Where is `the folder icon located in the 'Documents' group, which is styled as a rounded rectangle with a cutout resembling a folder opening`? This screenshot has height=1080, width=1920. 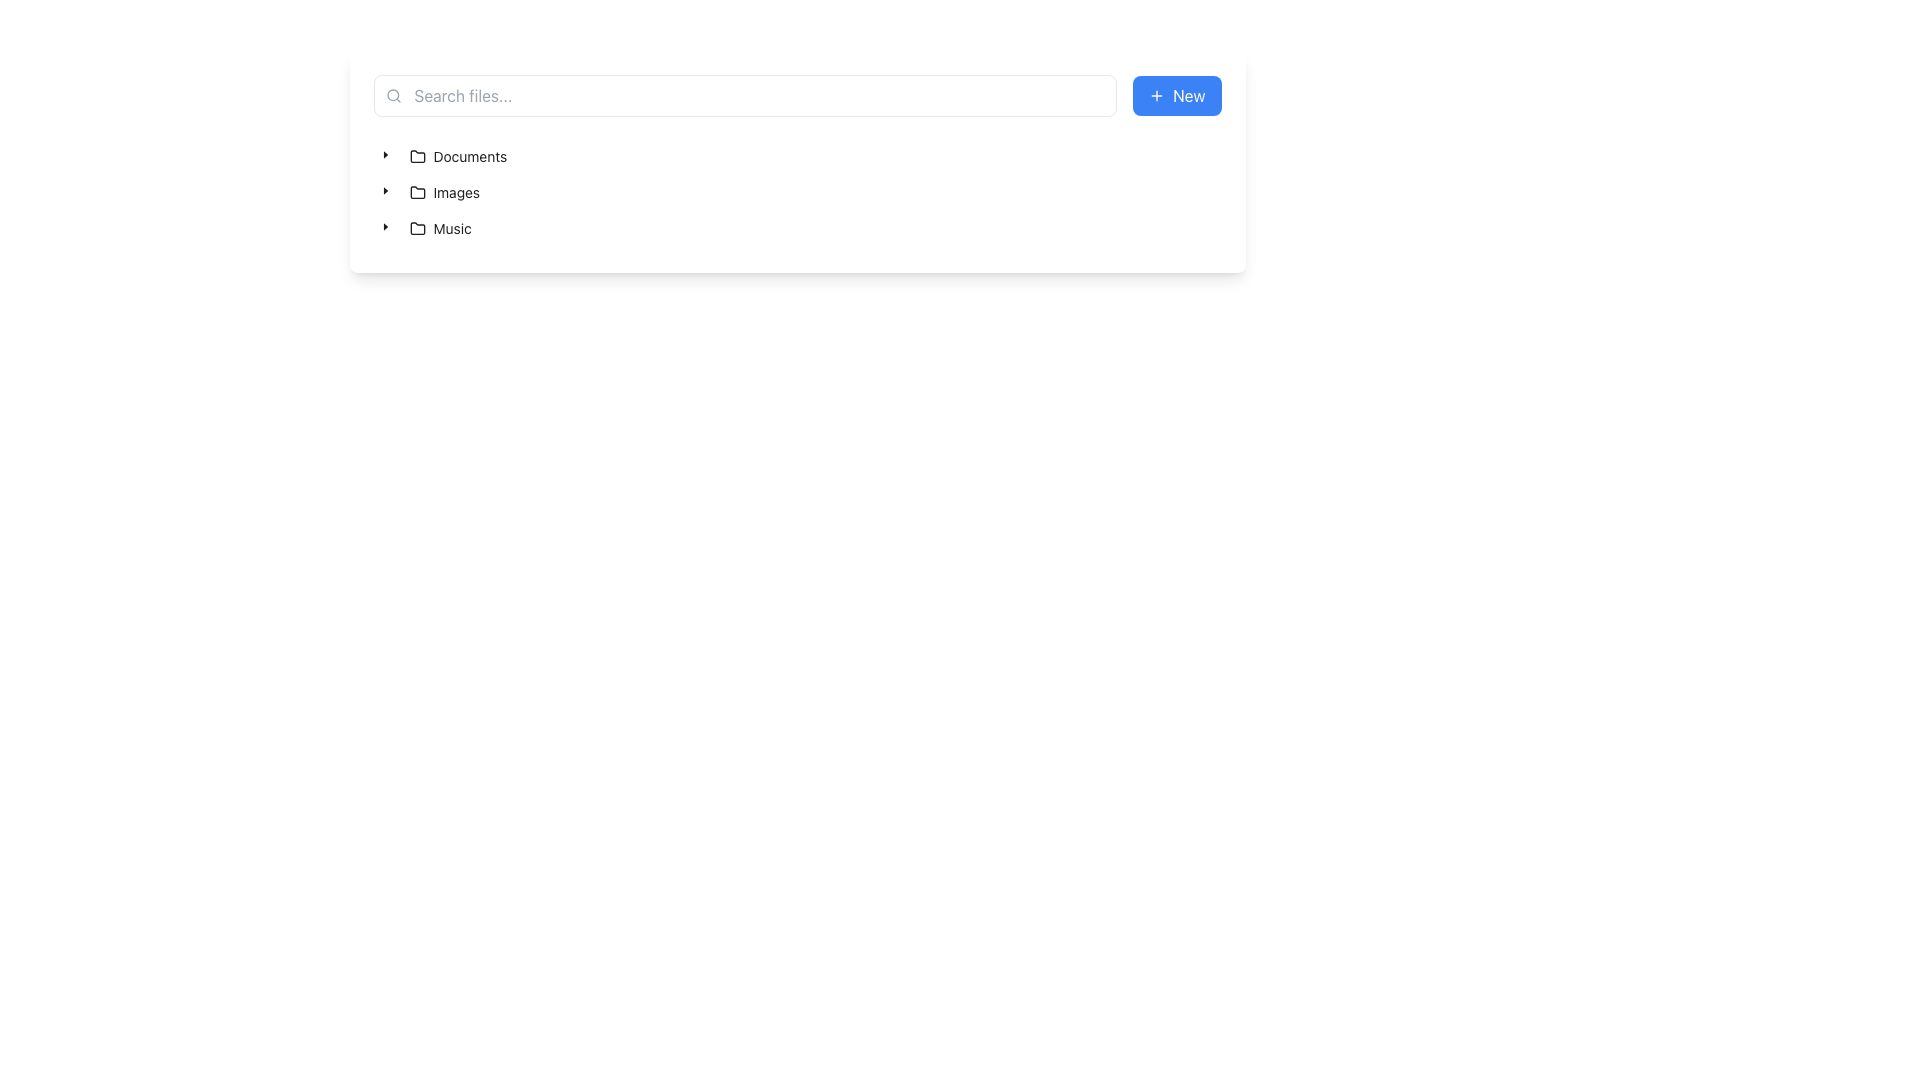 the folder icon located in the 'Documents' group, which is styled as a rounded rectangle with a cutout resembling a folder opening is located at coordinates (416, 156).